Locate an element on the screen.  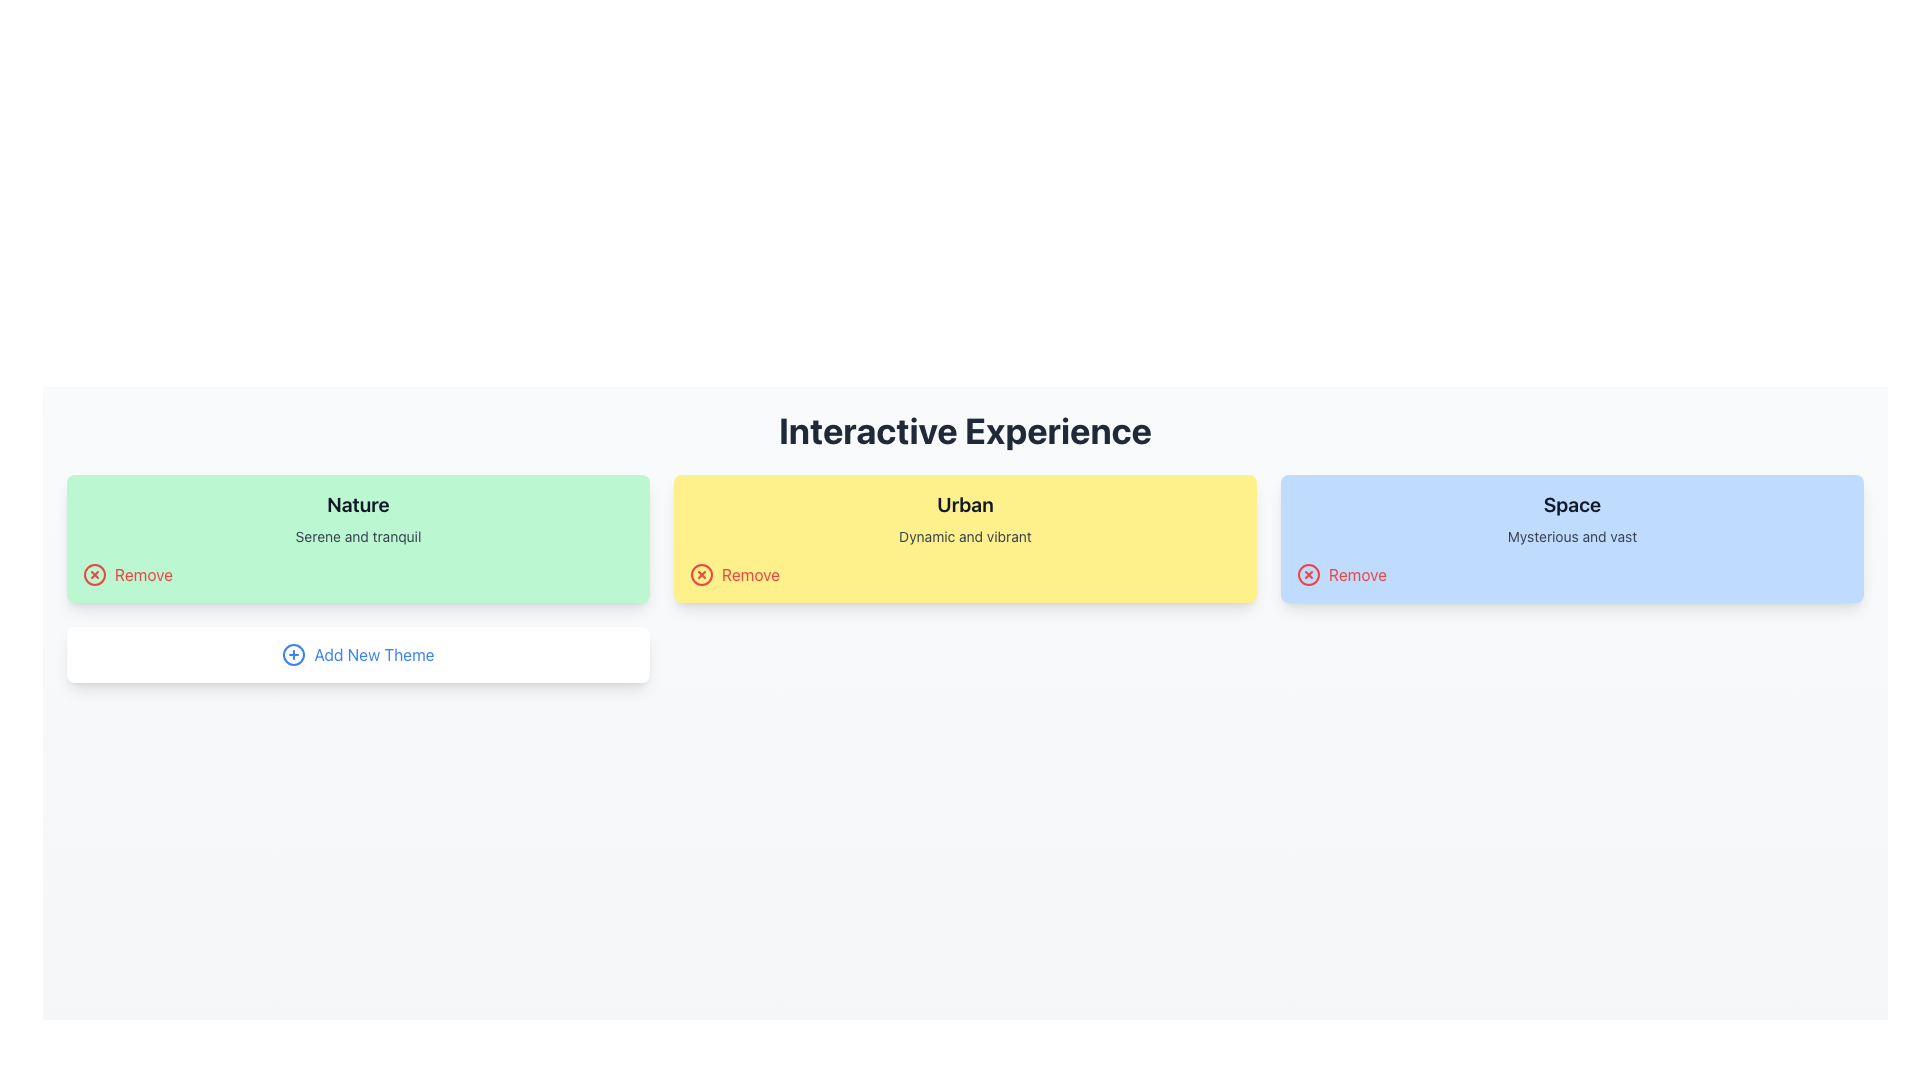
the 'Remove' icon located to the left of the 'Remove' text label in the second column of the 'Urban' section is located at coordinates (701, 574).